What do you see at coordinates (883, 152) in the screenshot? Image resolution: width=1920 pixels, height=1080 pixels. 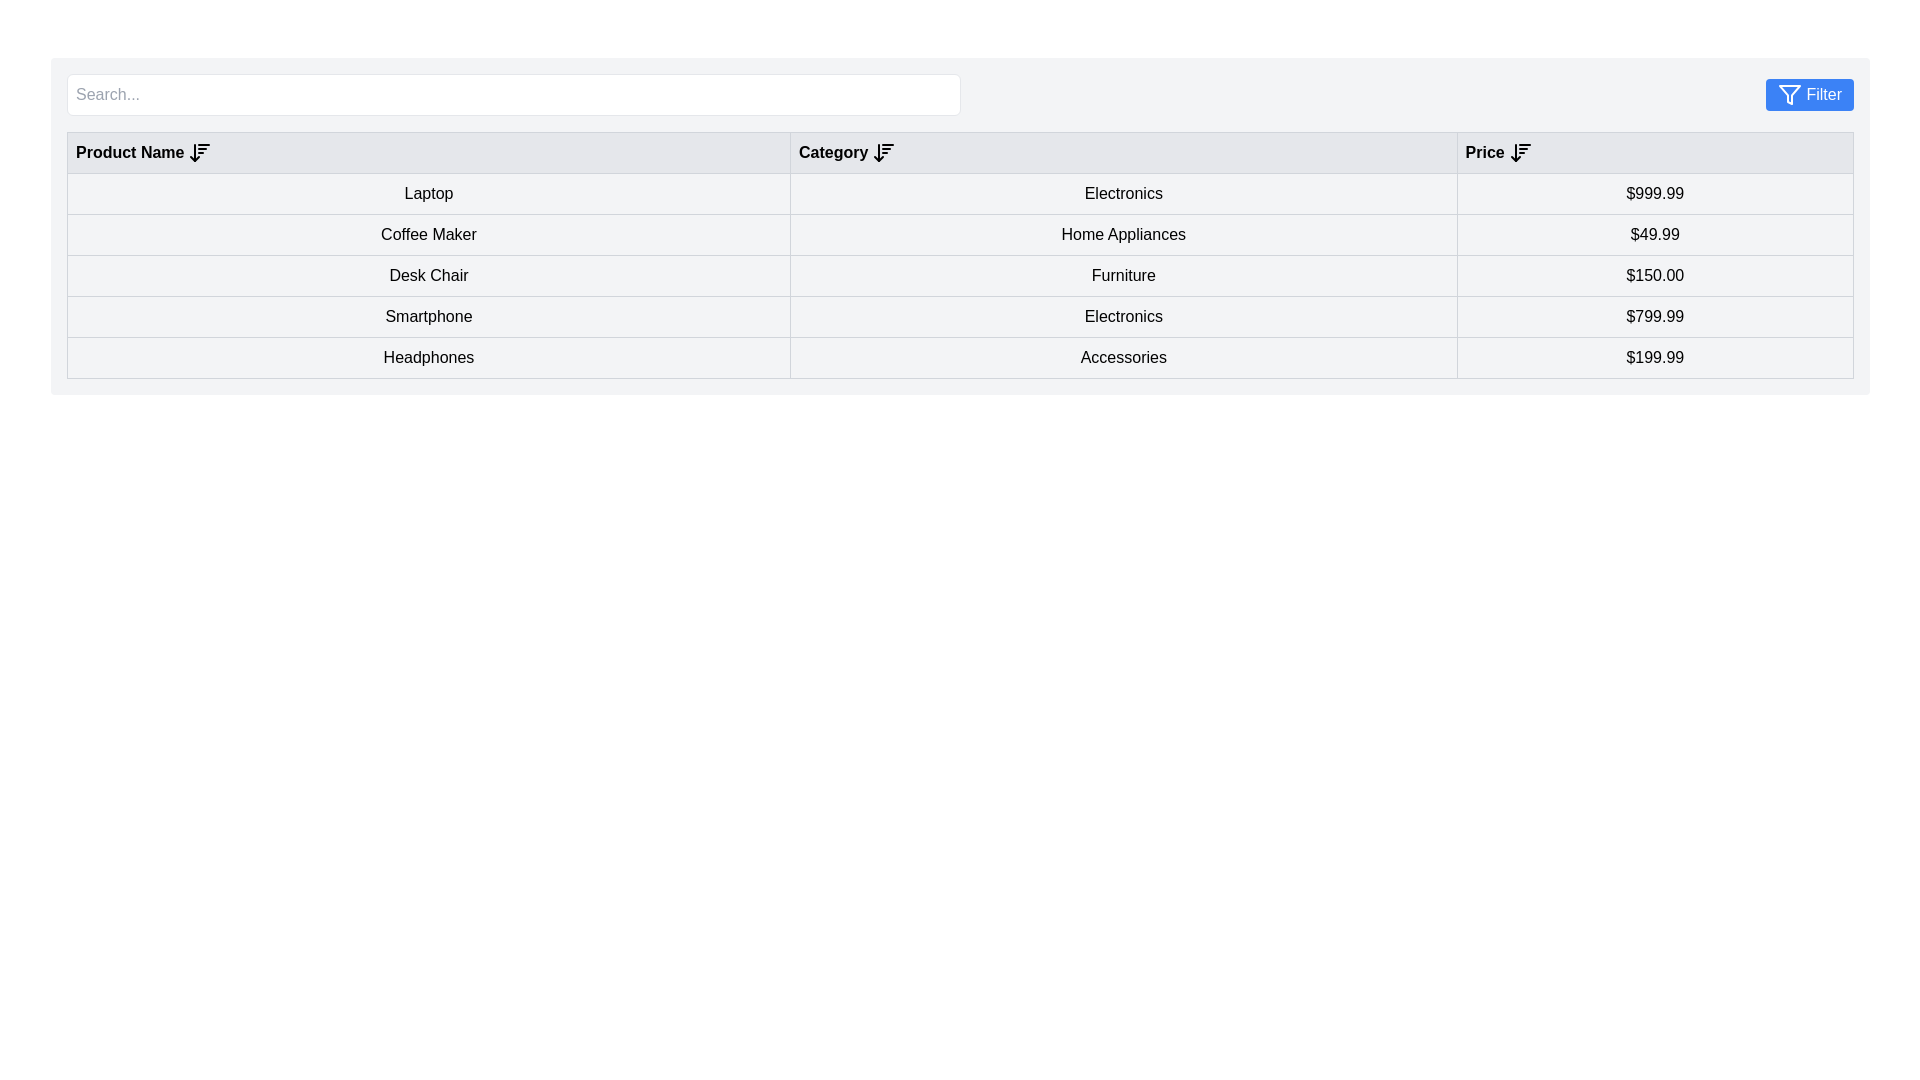 I see `the sorting icon for descending order, located immediately to the right of the 'Category' column header in the table` at bounding box center [883, 152].